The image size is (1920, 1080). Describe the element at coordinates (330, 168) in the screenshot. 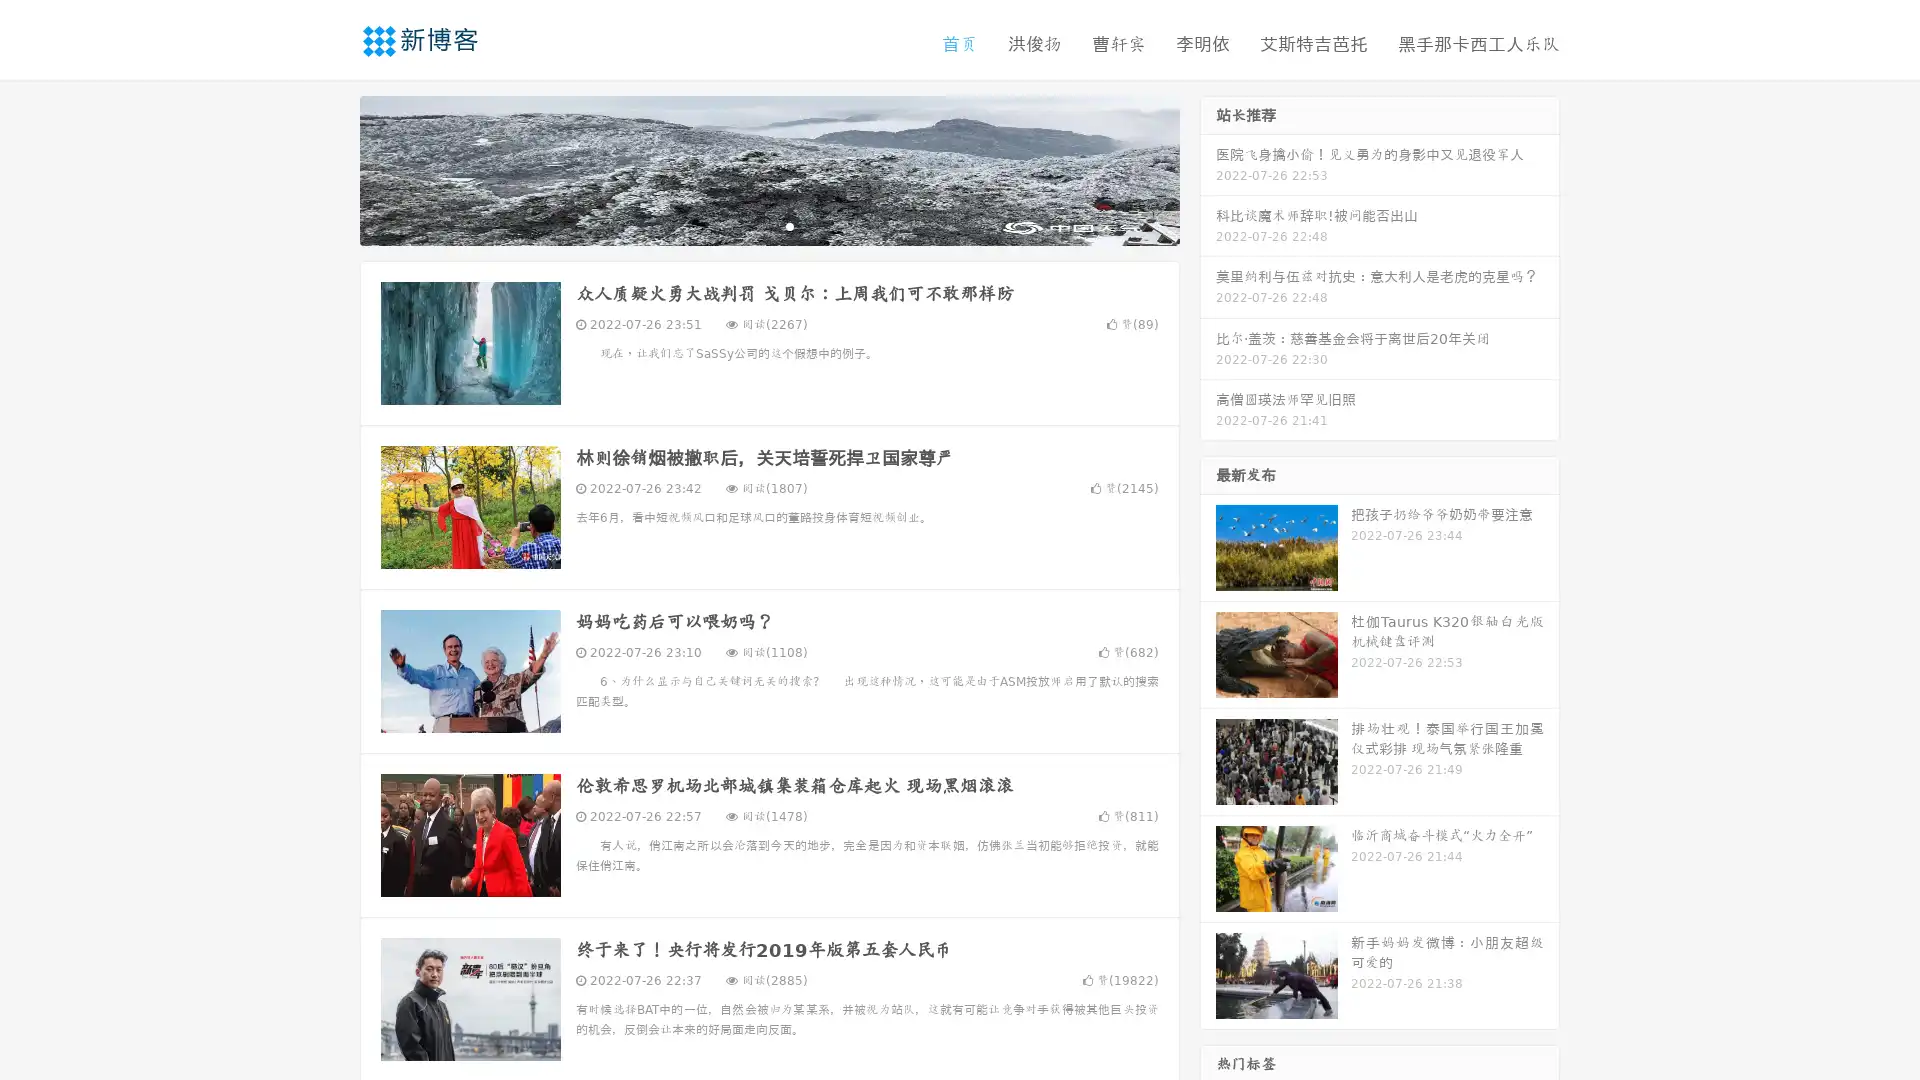

I see `Previous slide` at that location.